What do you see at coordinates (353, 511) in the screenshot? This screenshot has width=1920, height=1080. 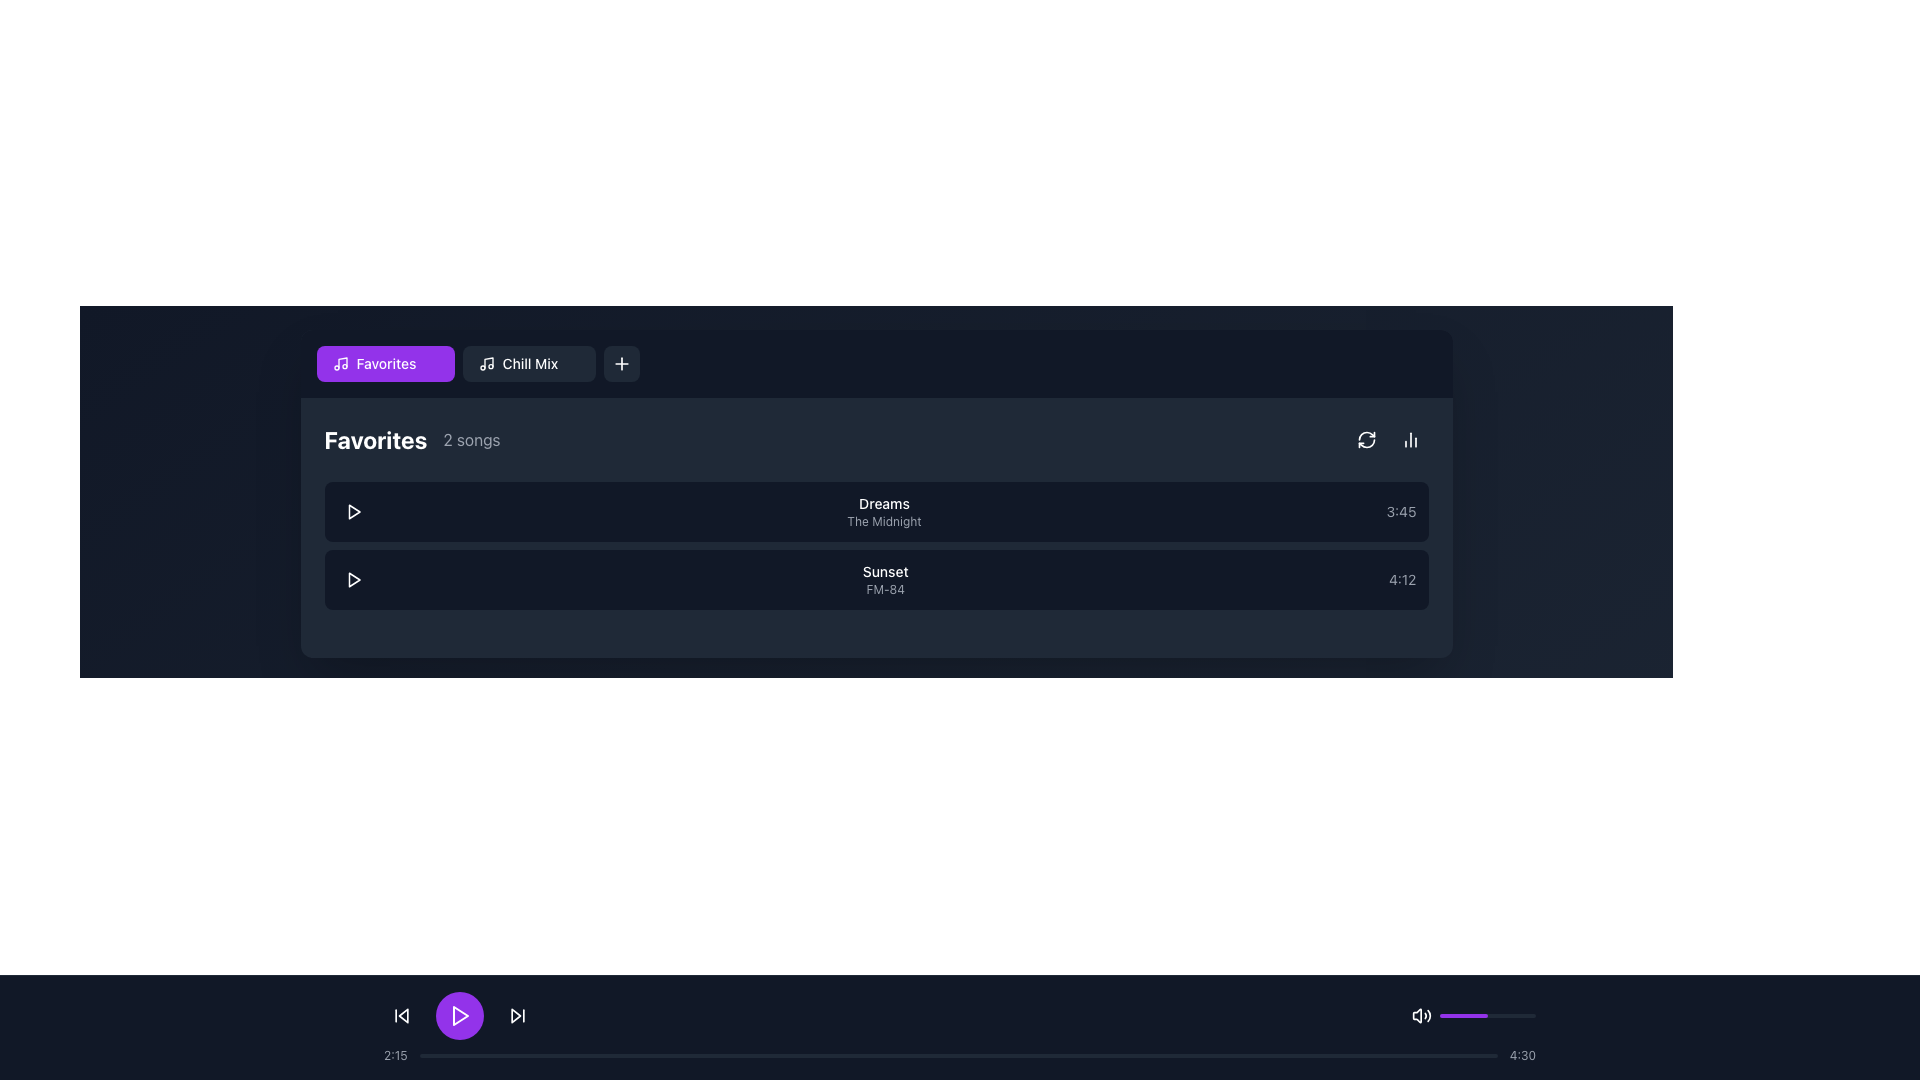 I see `the playback button for the song 'Dreams' by 'The Midnight' to change its background color` at bounding box center [353, 511].